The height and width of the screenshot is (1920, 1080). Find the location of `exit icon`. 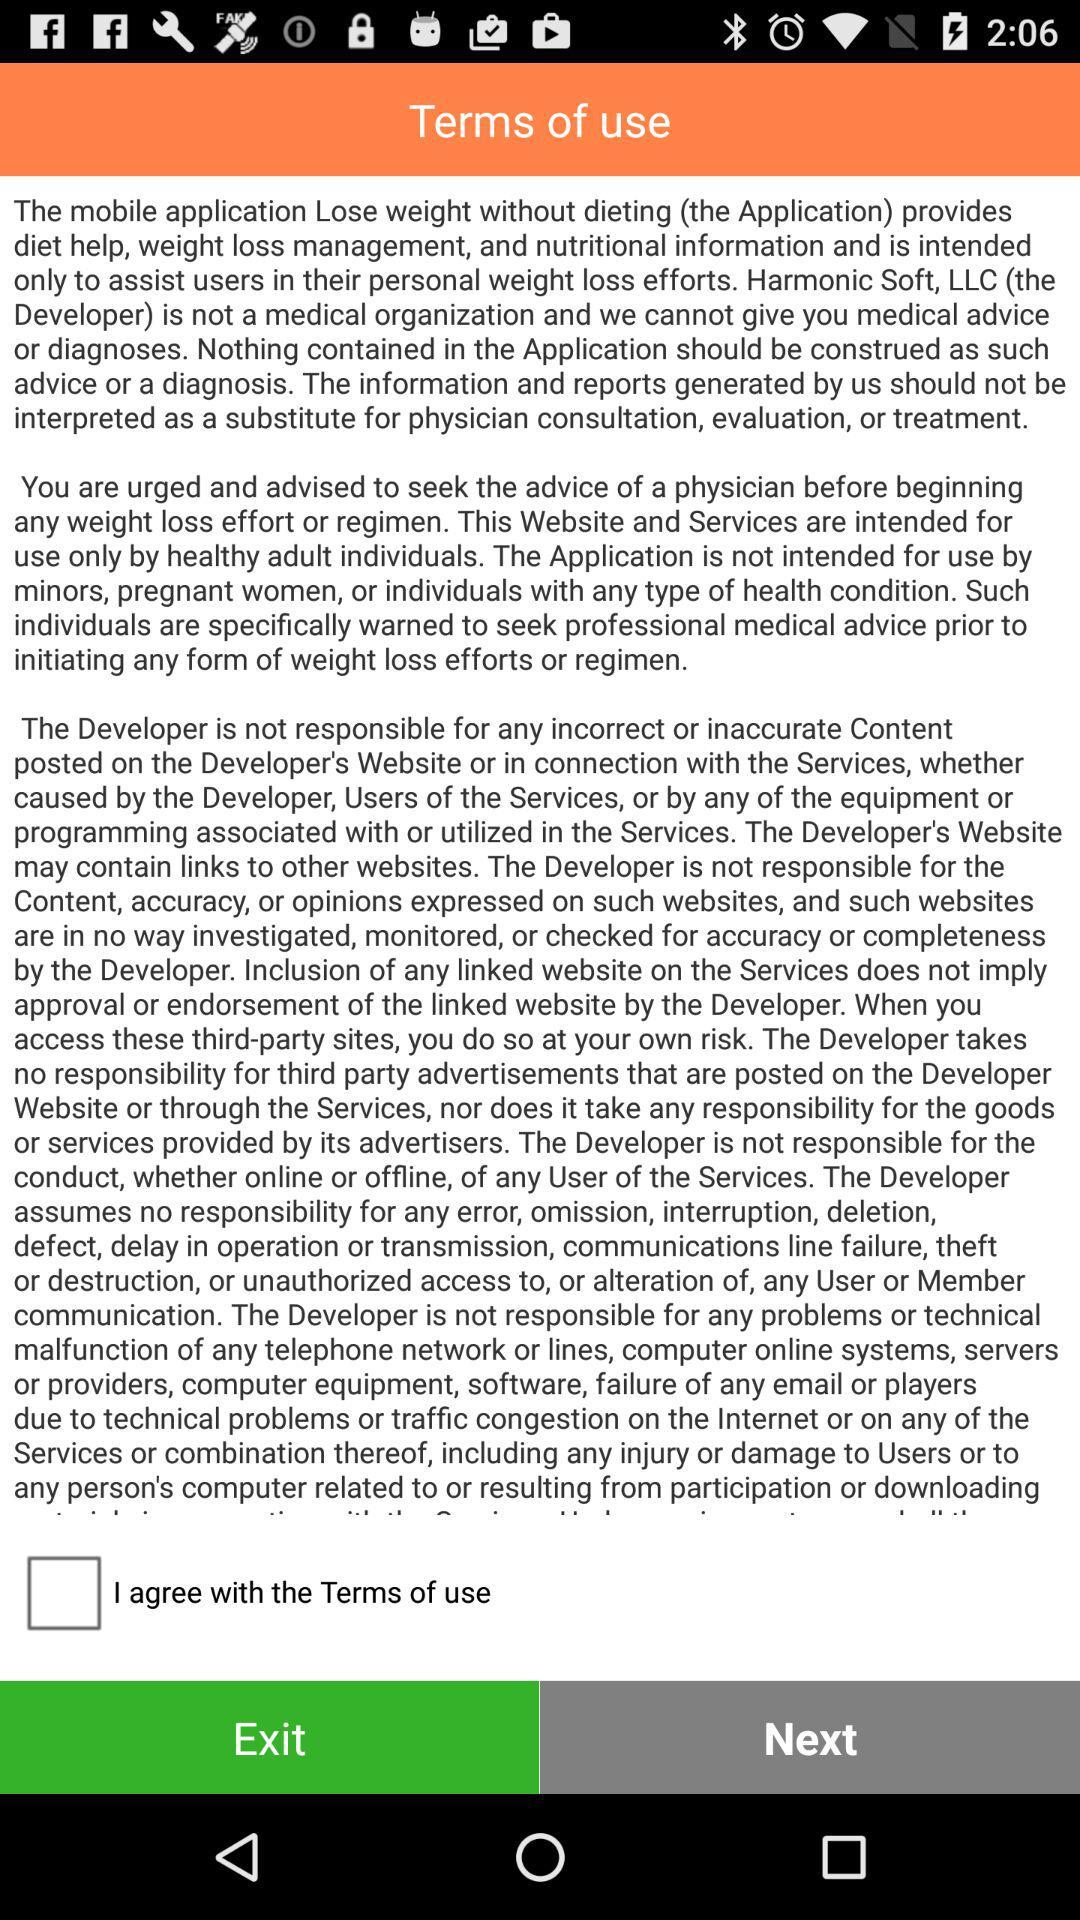

exit icon is located at coordinates (268, 1736).